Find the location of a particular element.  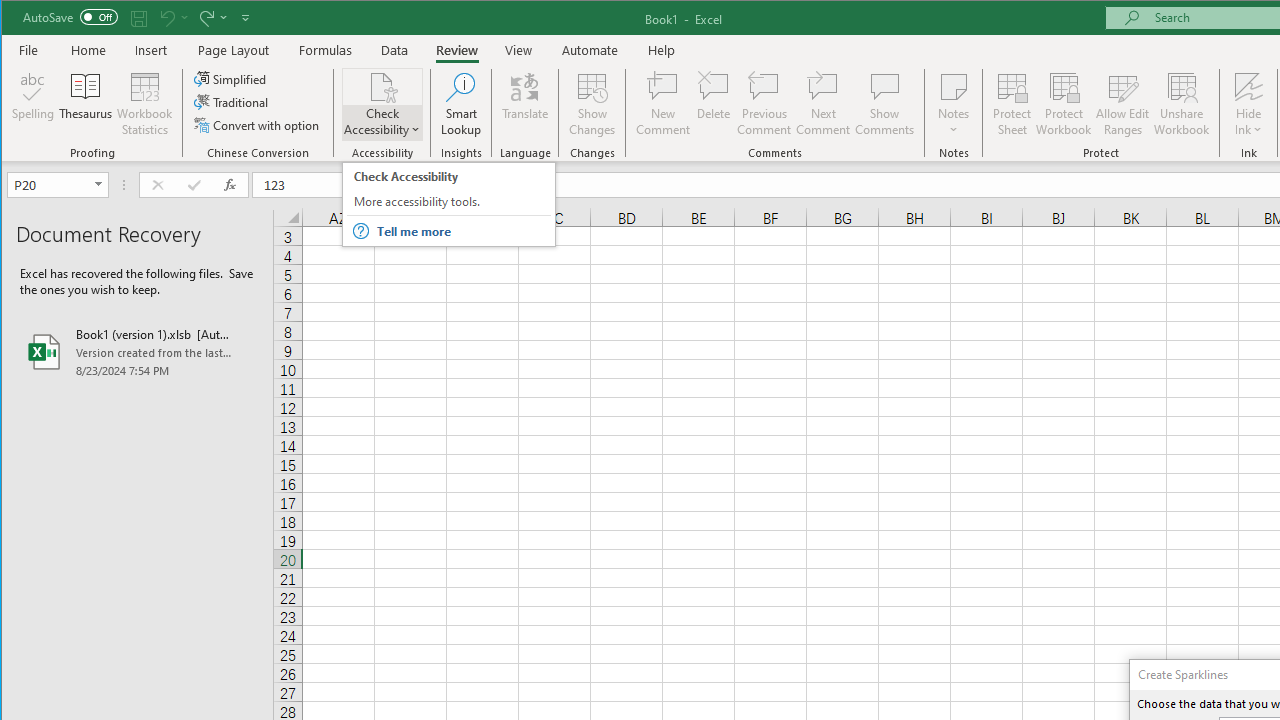

'Thesaurus...' is located at coordinates (85, 104).